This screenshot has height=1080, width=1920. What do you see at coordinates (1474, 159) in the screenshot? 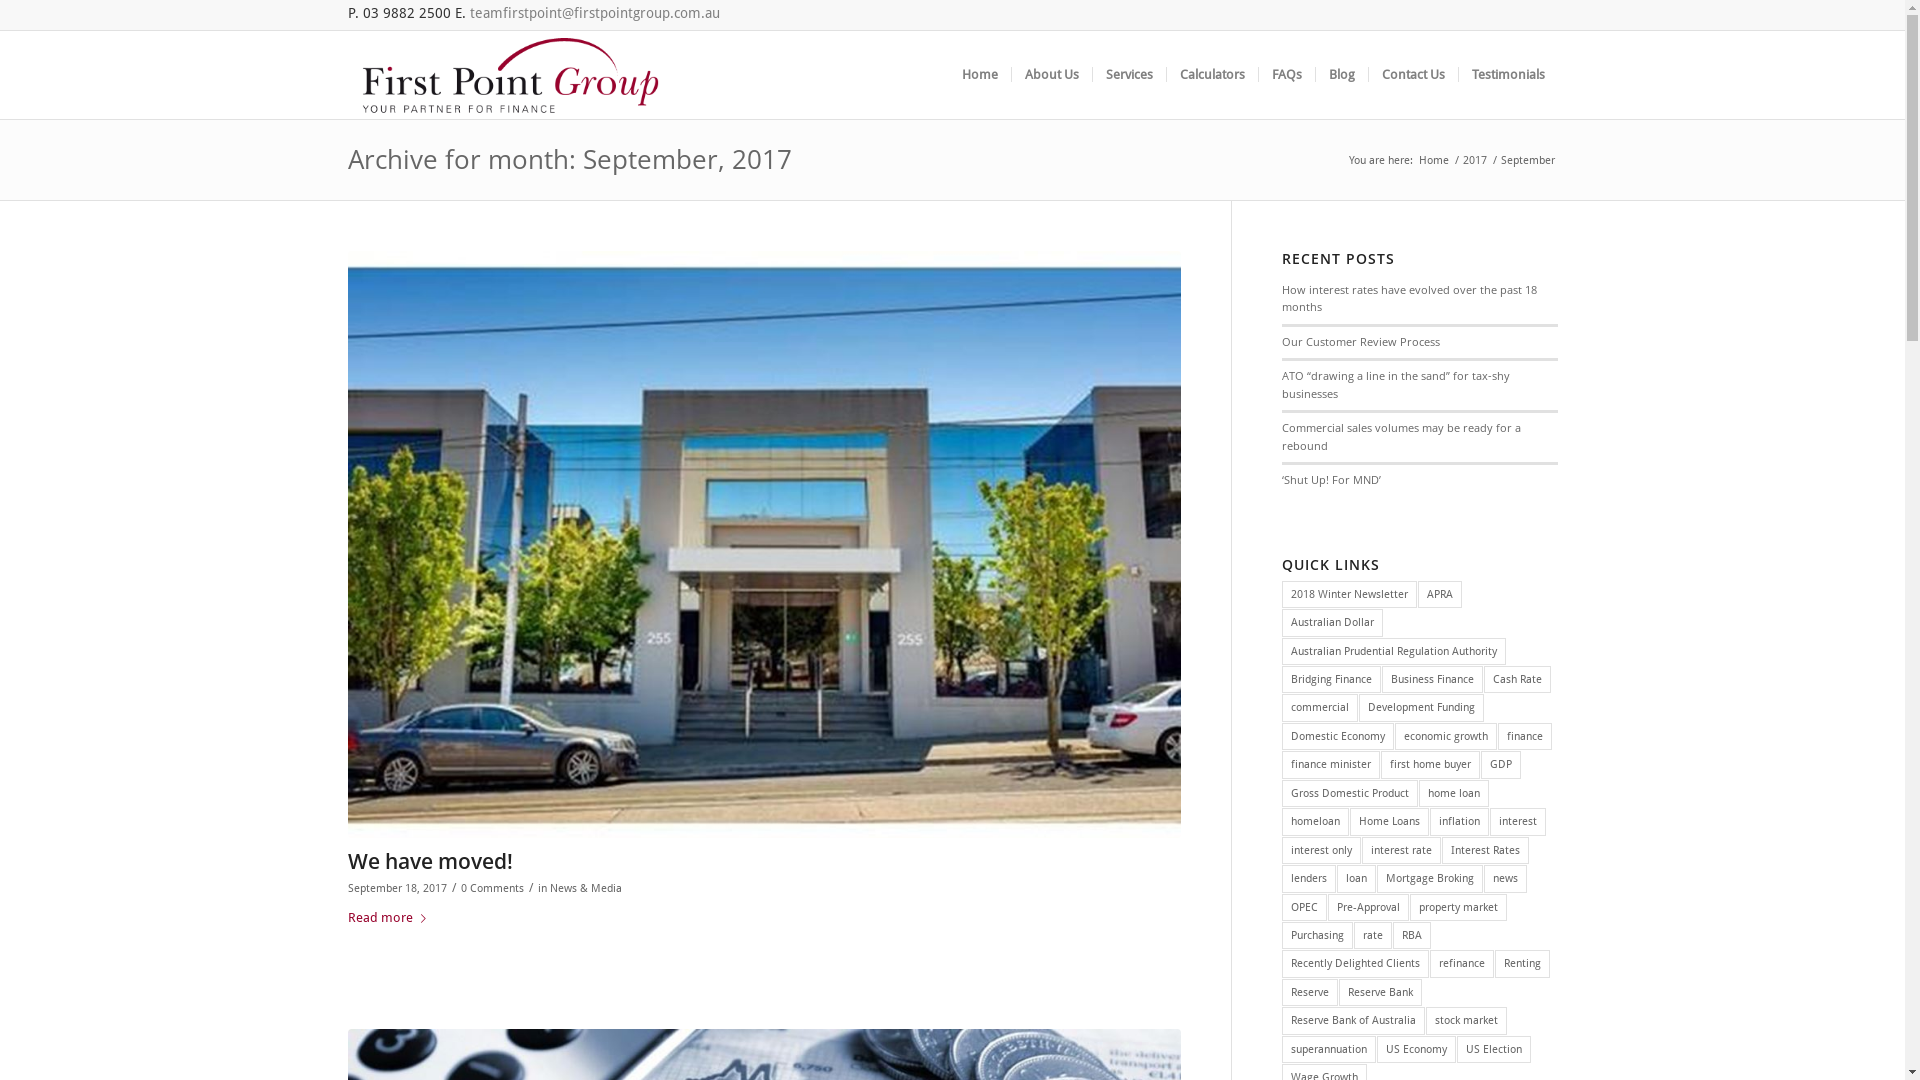
I see `'2017'` at bounding box center [1474, 159].